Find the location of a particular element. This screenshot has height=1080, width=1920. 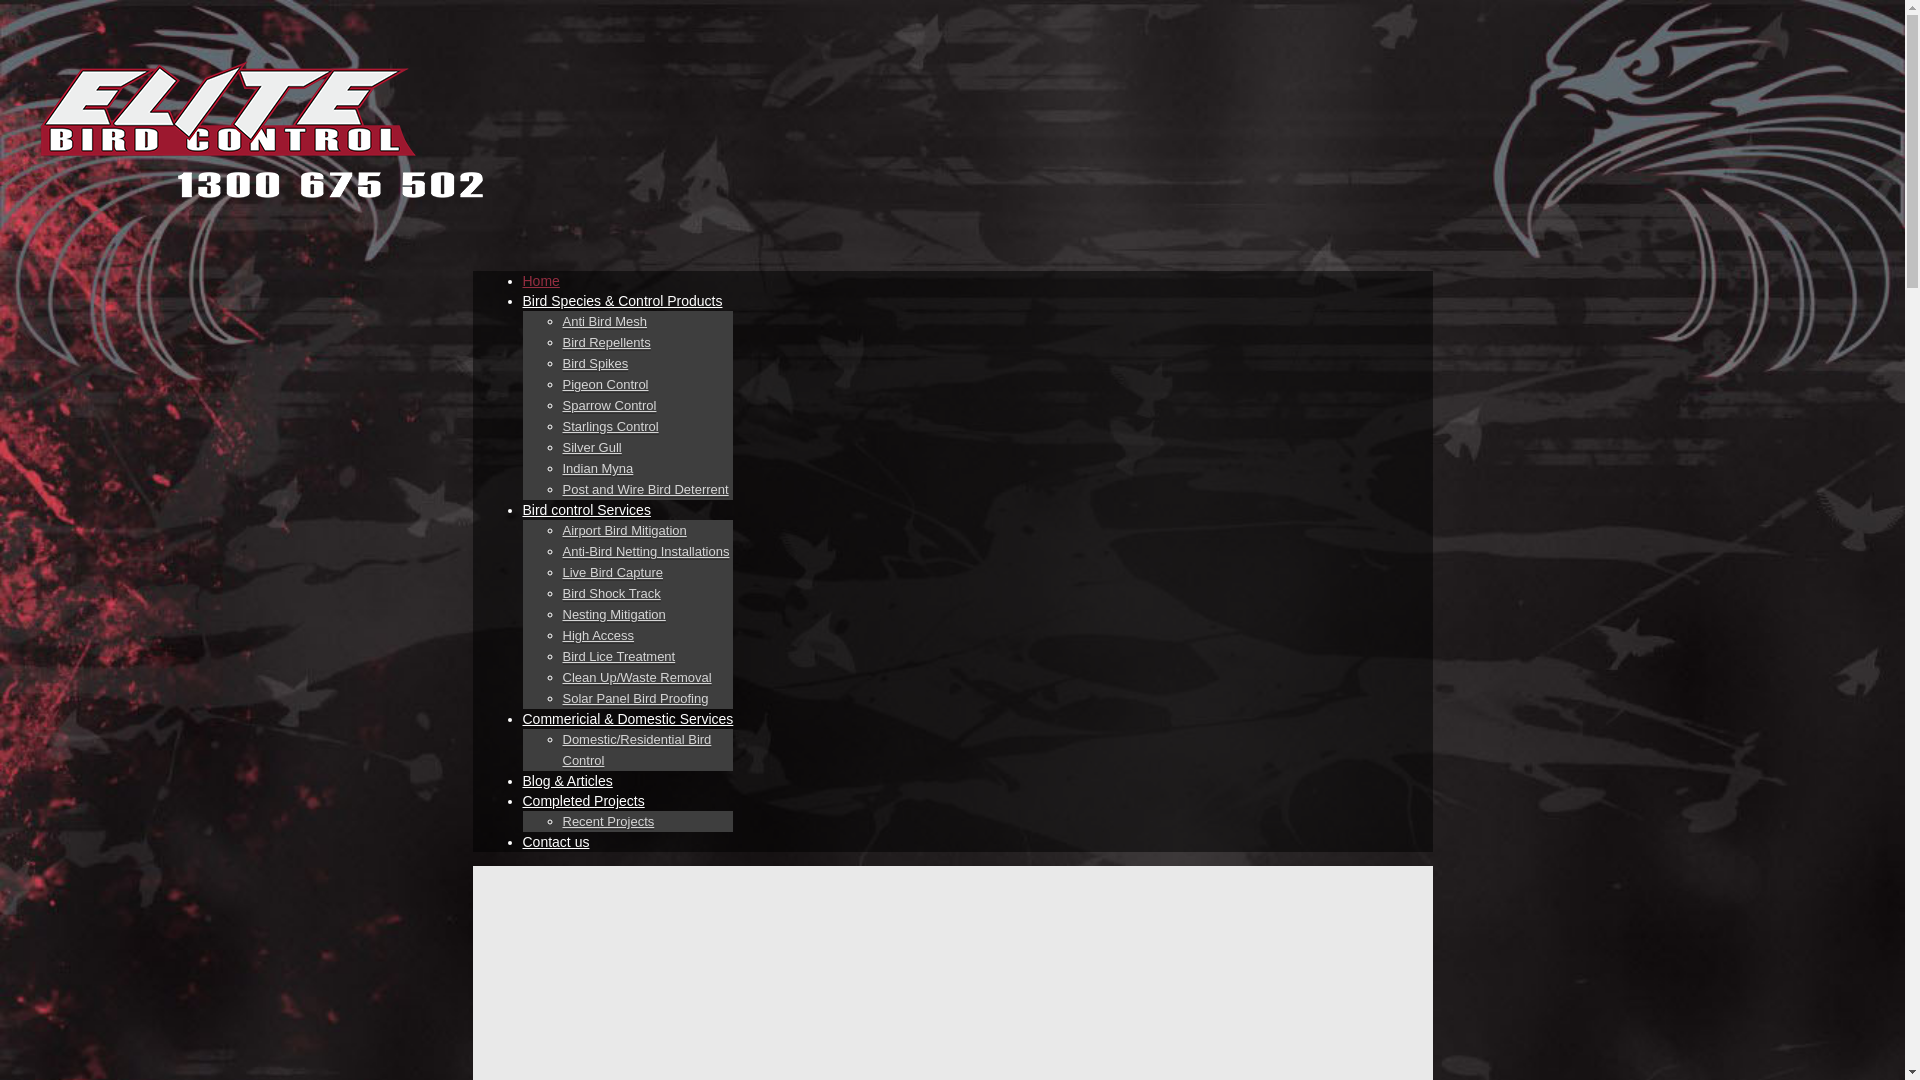

'Completed Projects' is located at coordinates (581, 800).